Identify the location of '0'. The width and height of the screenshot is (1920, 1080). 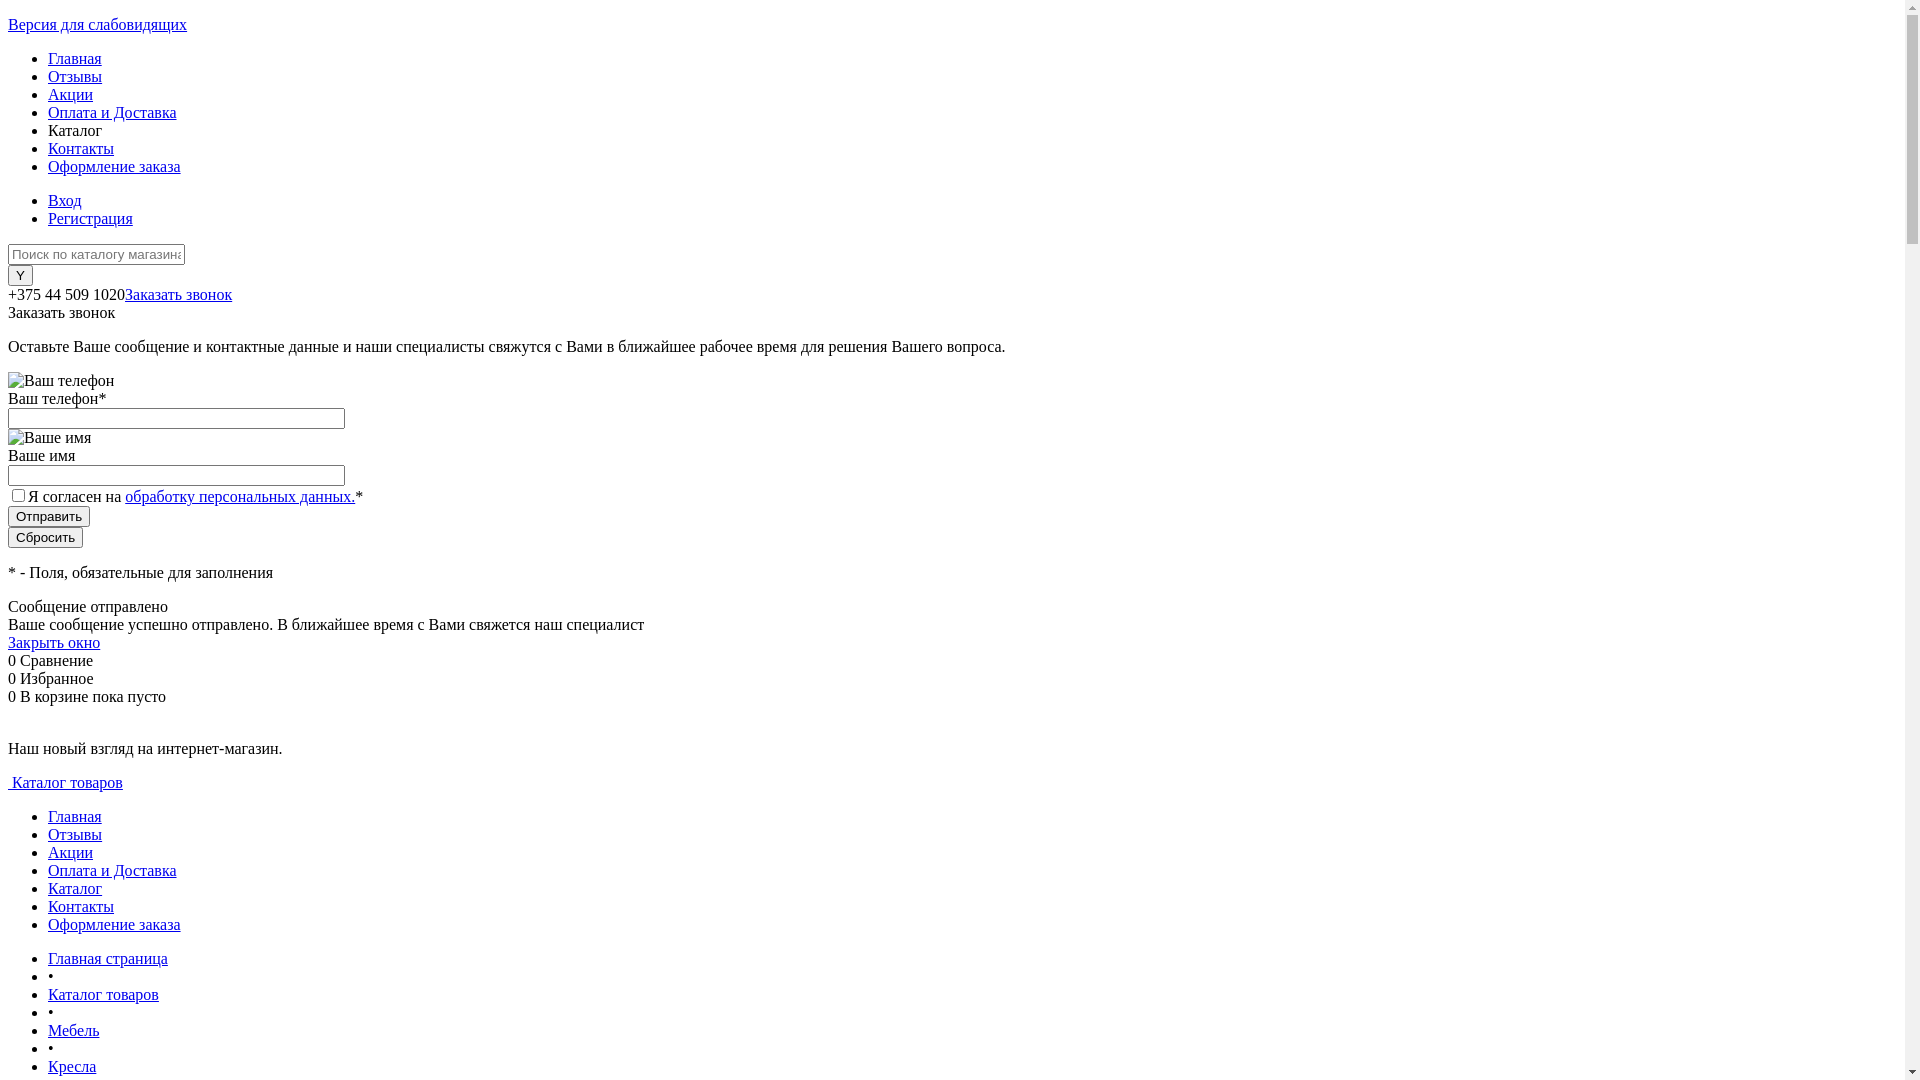
(14, 660).